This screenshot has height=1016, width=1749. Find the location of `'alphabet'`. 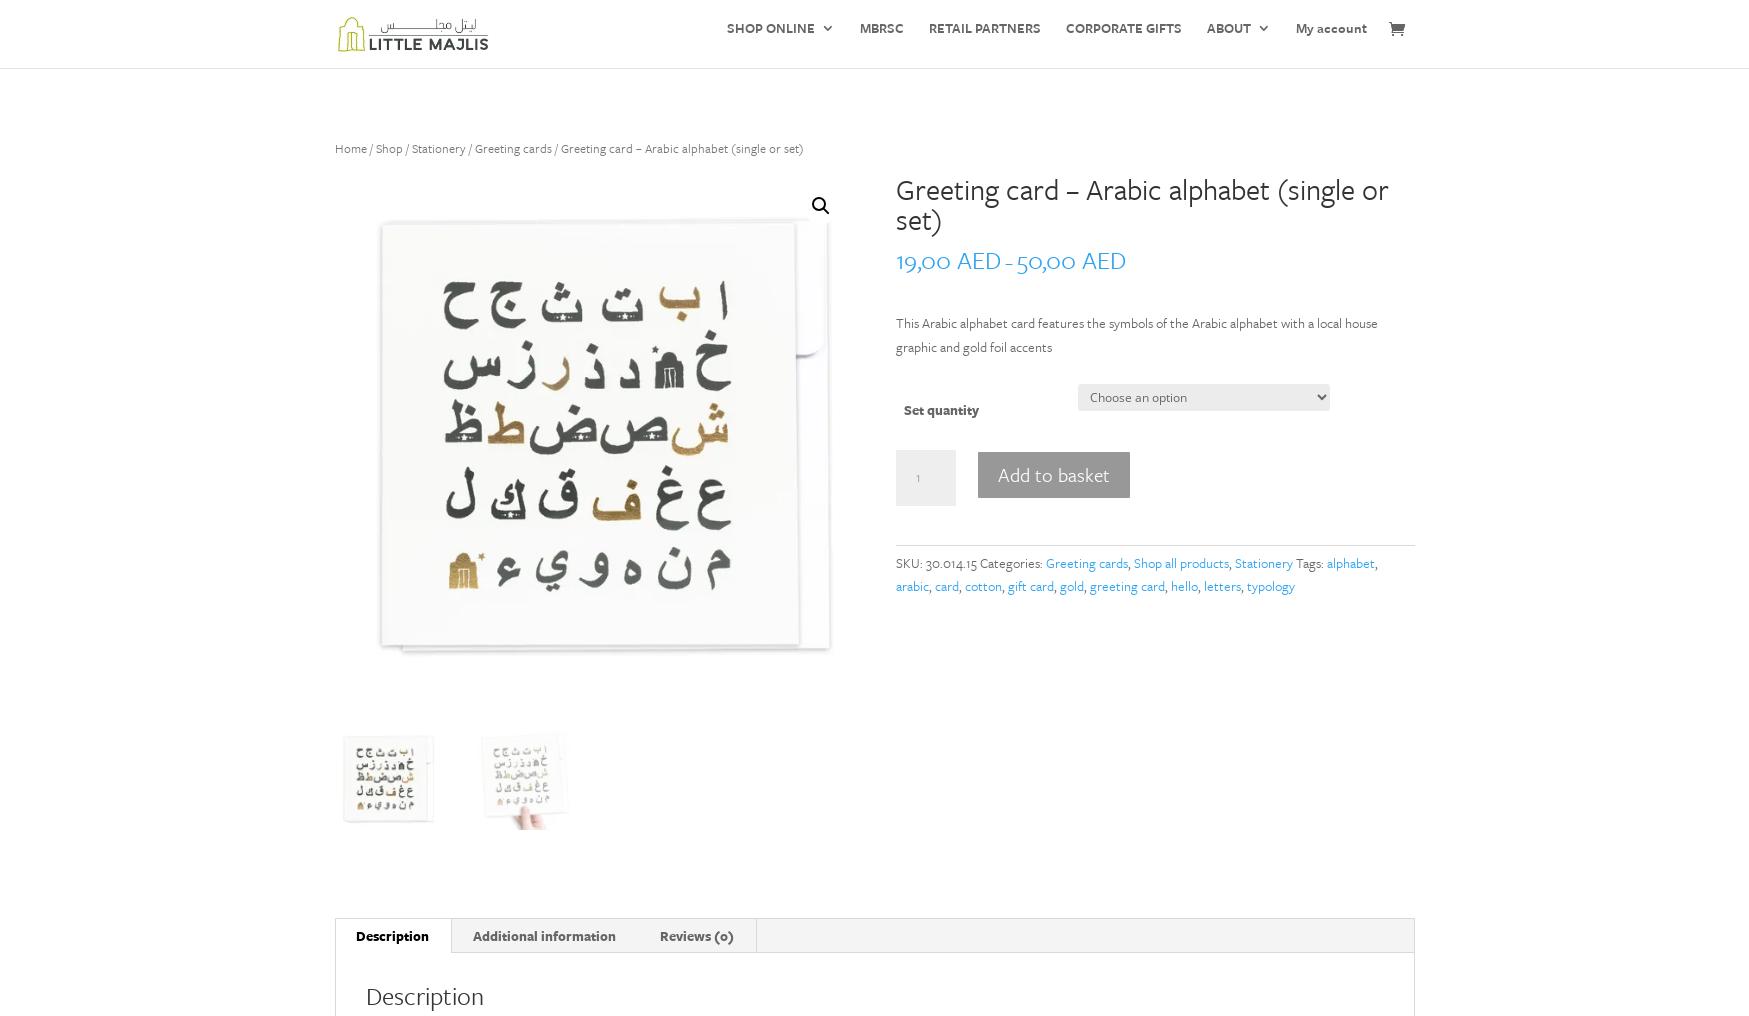

'alphabet' is located at coordinates (1349, 560).